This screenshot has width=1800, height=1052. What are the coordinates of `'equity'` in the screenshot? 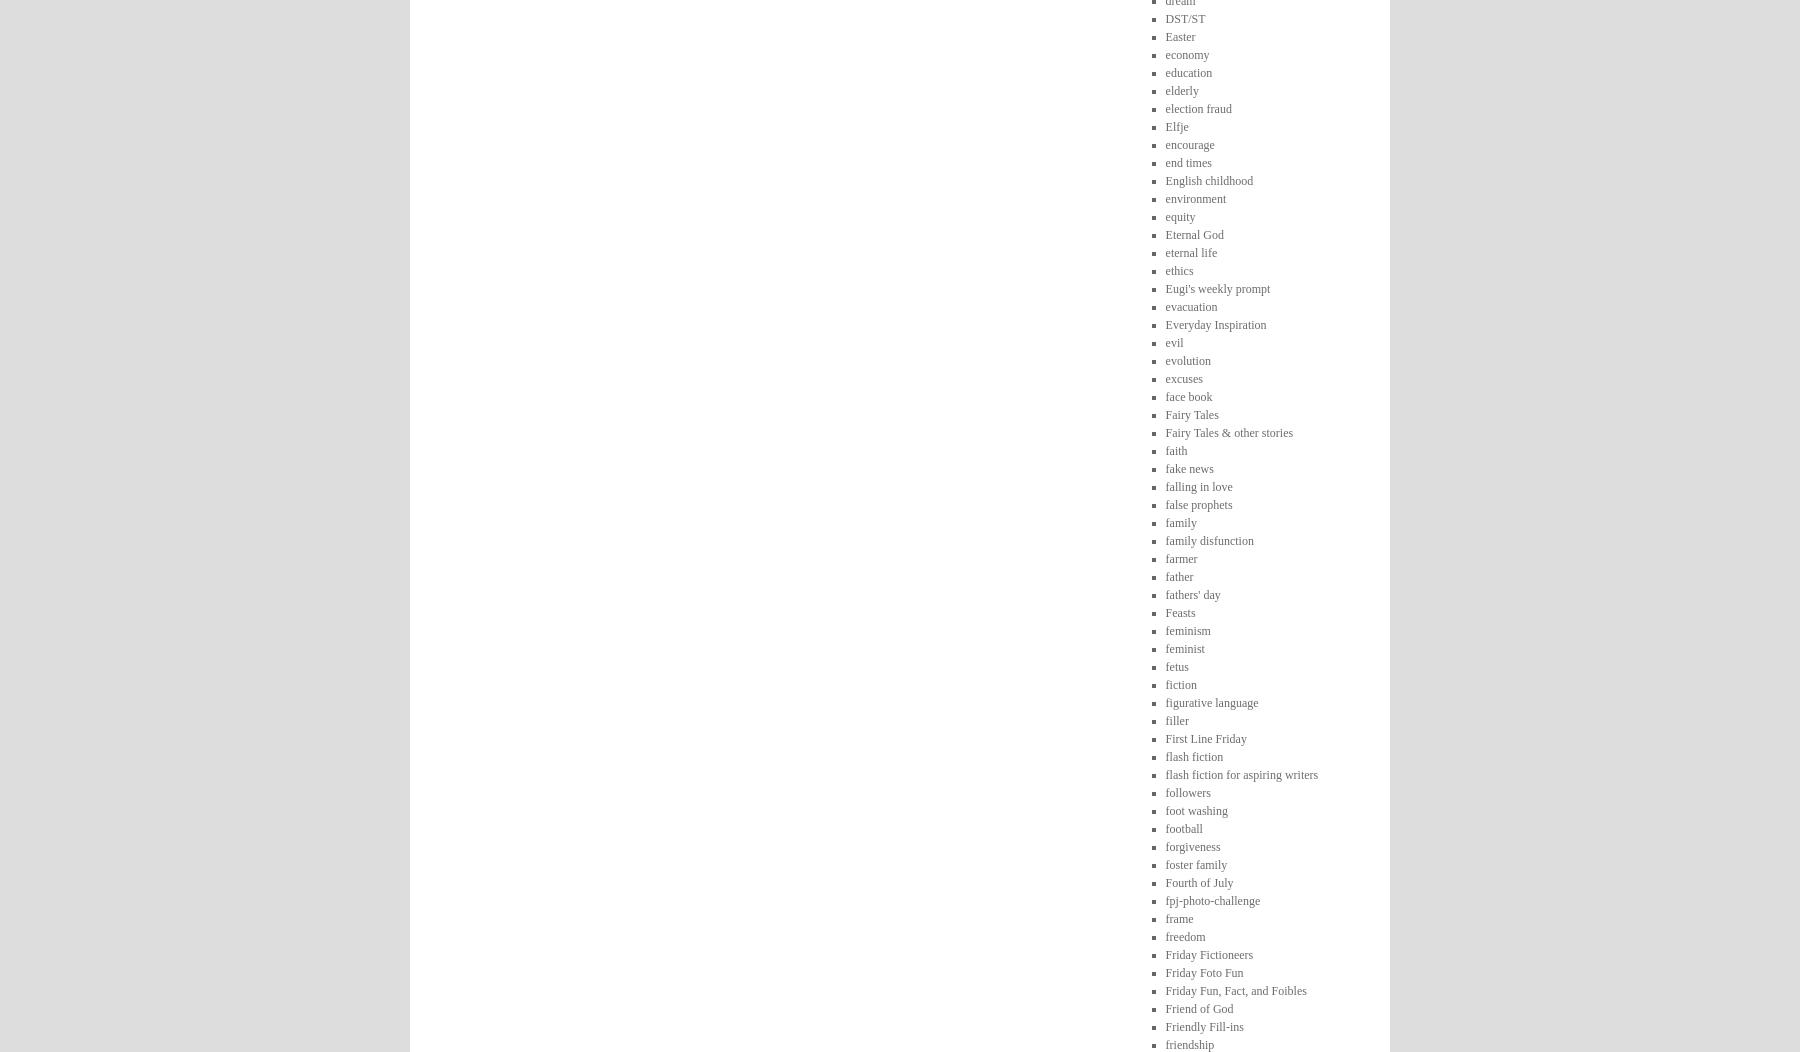 It's located at (1163, 215).